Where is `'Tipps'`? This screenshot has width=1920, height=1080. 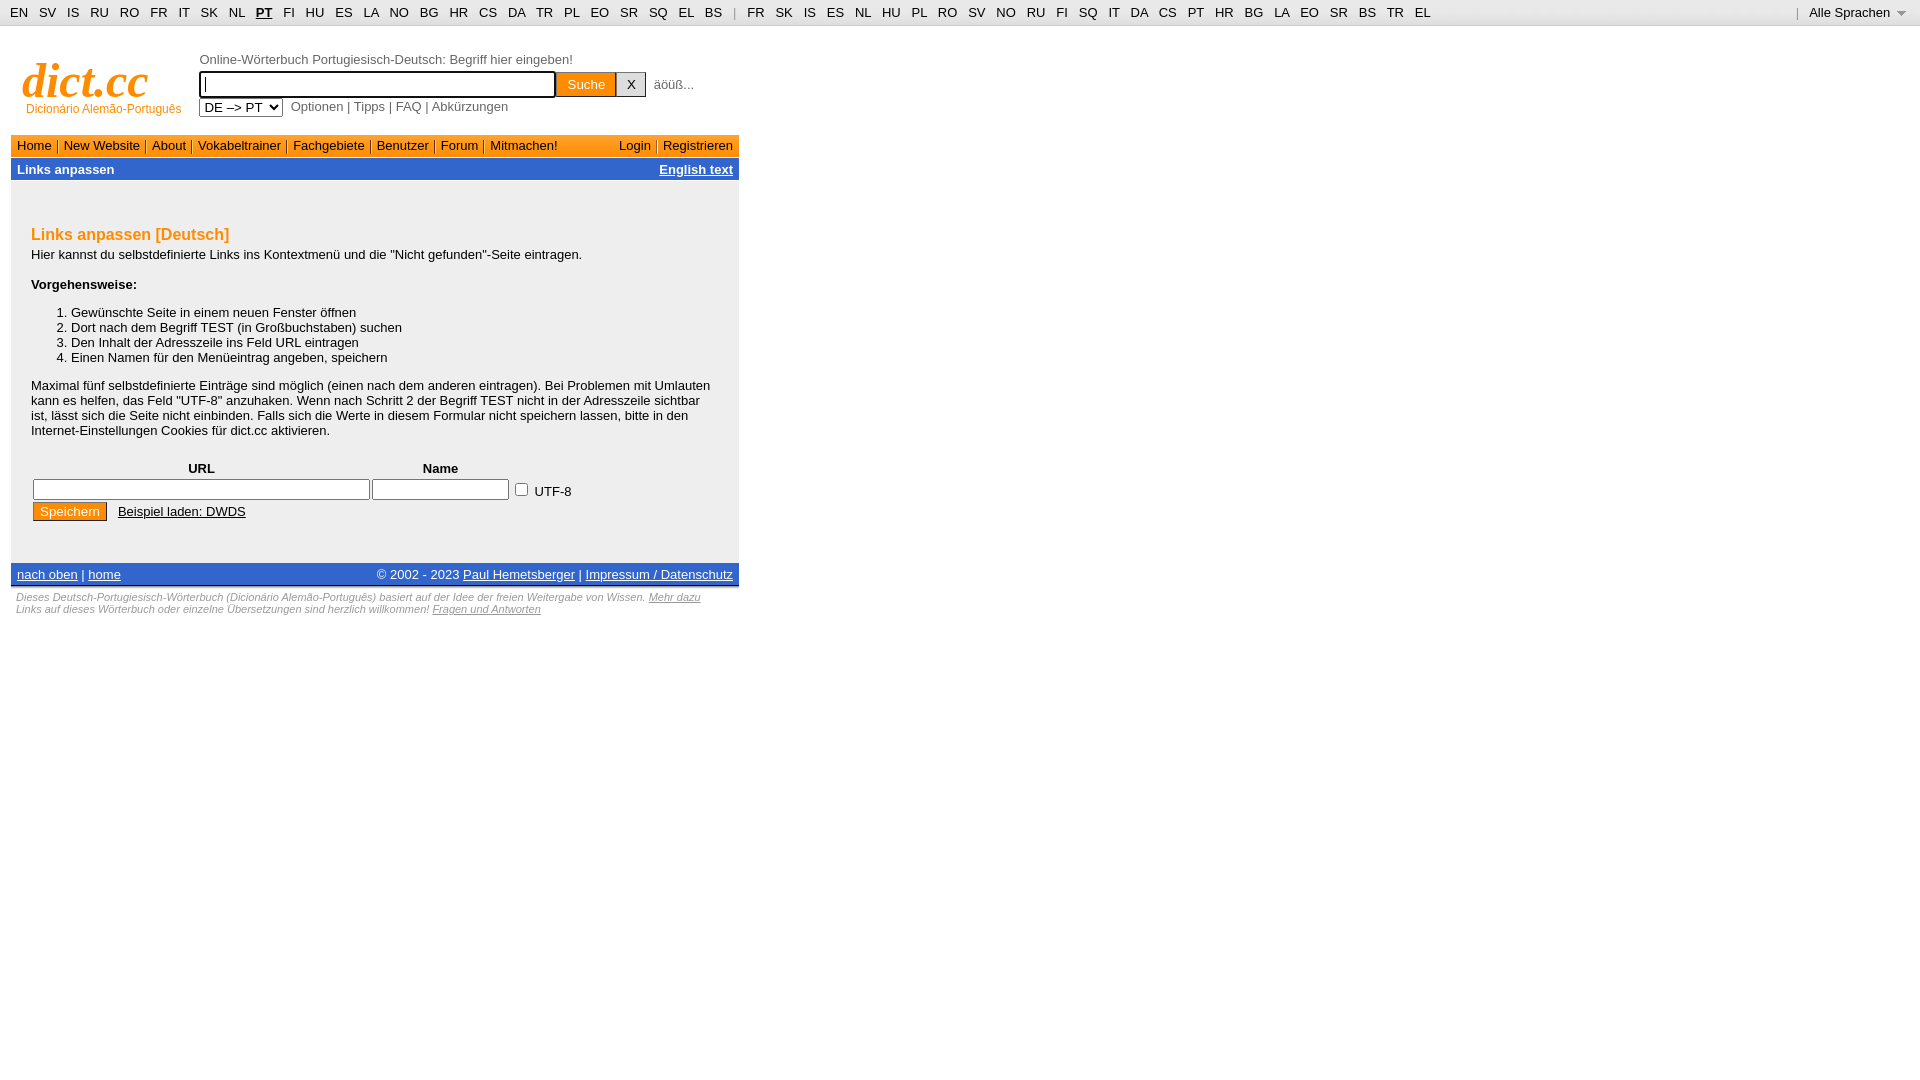
'Tipps' is located at coordinates (369, 106).